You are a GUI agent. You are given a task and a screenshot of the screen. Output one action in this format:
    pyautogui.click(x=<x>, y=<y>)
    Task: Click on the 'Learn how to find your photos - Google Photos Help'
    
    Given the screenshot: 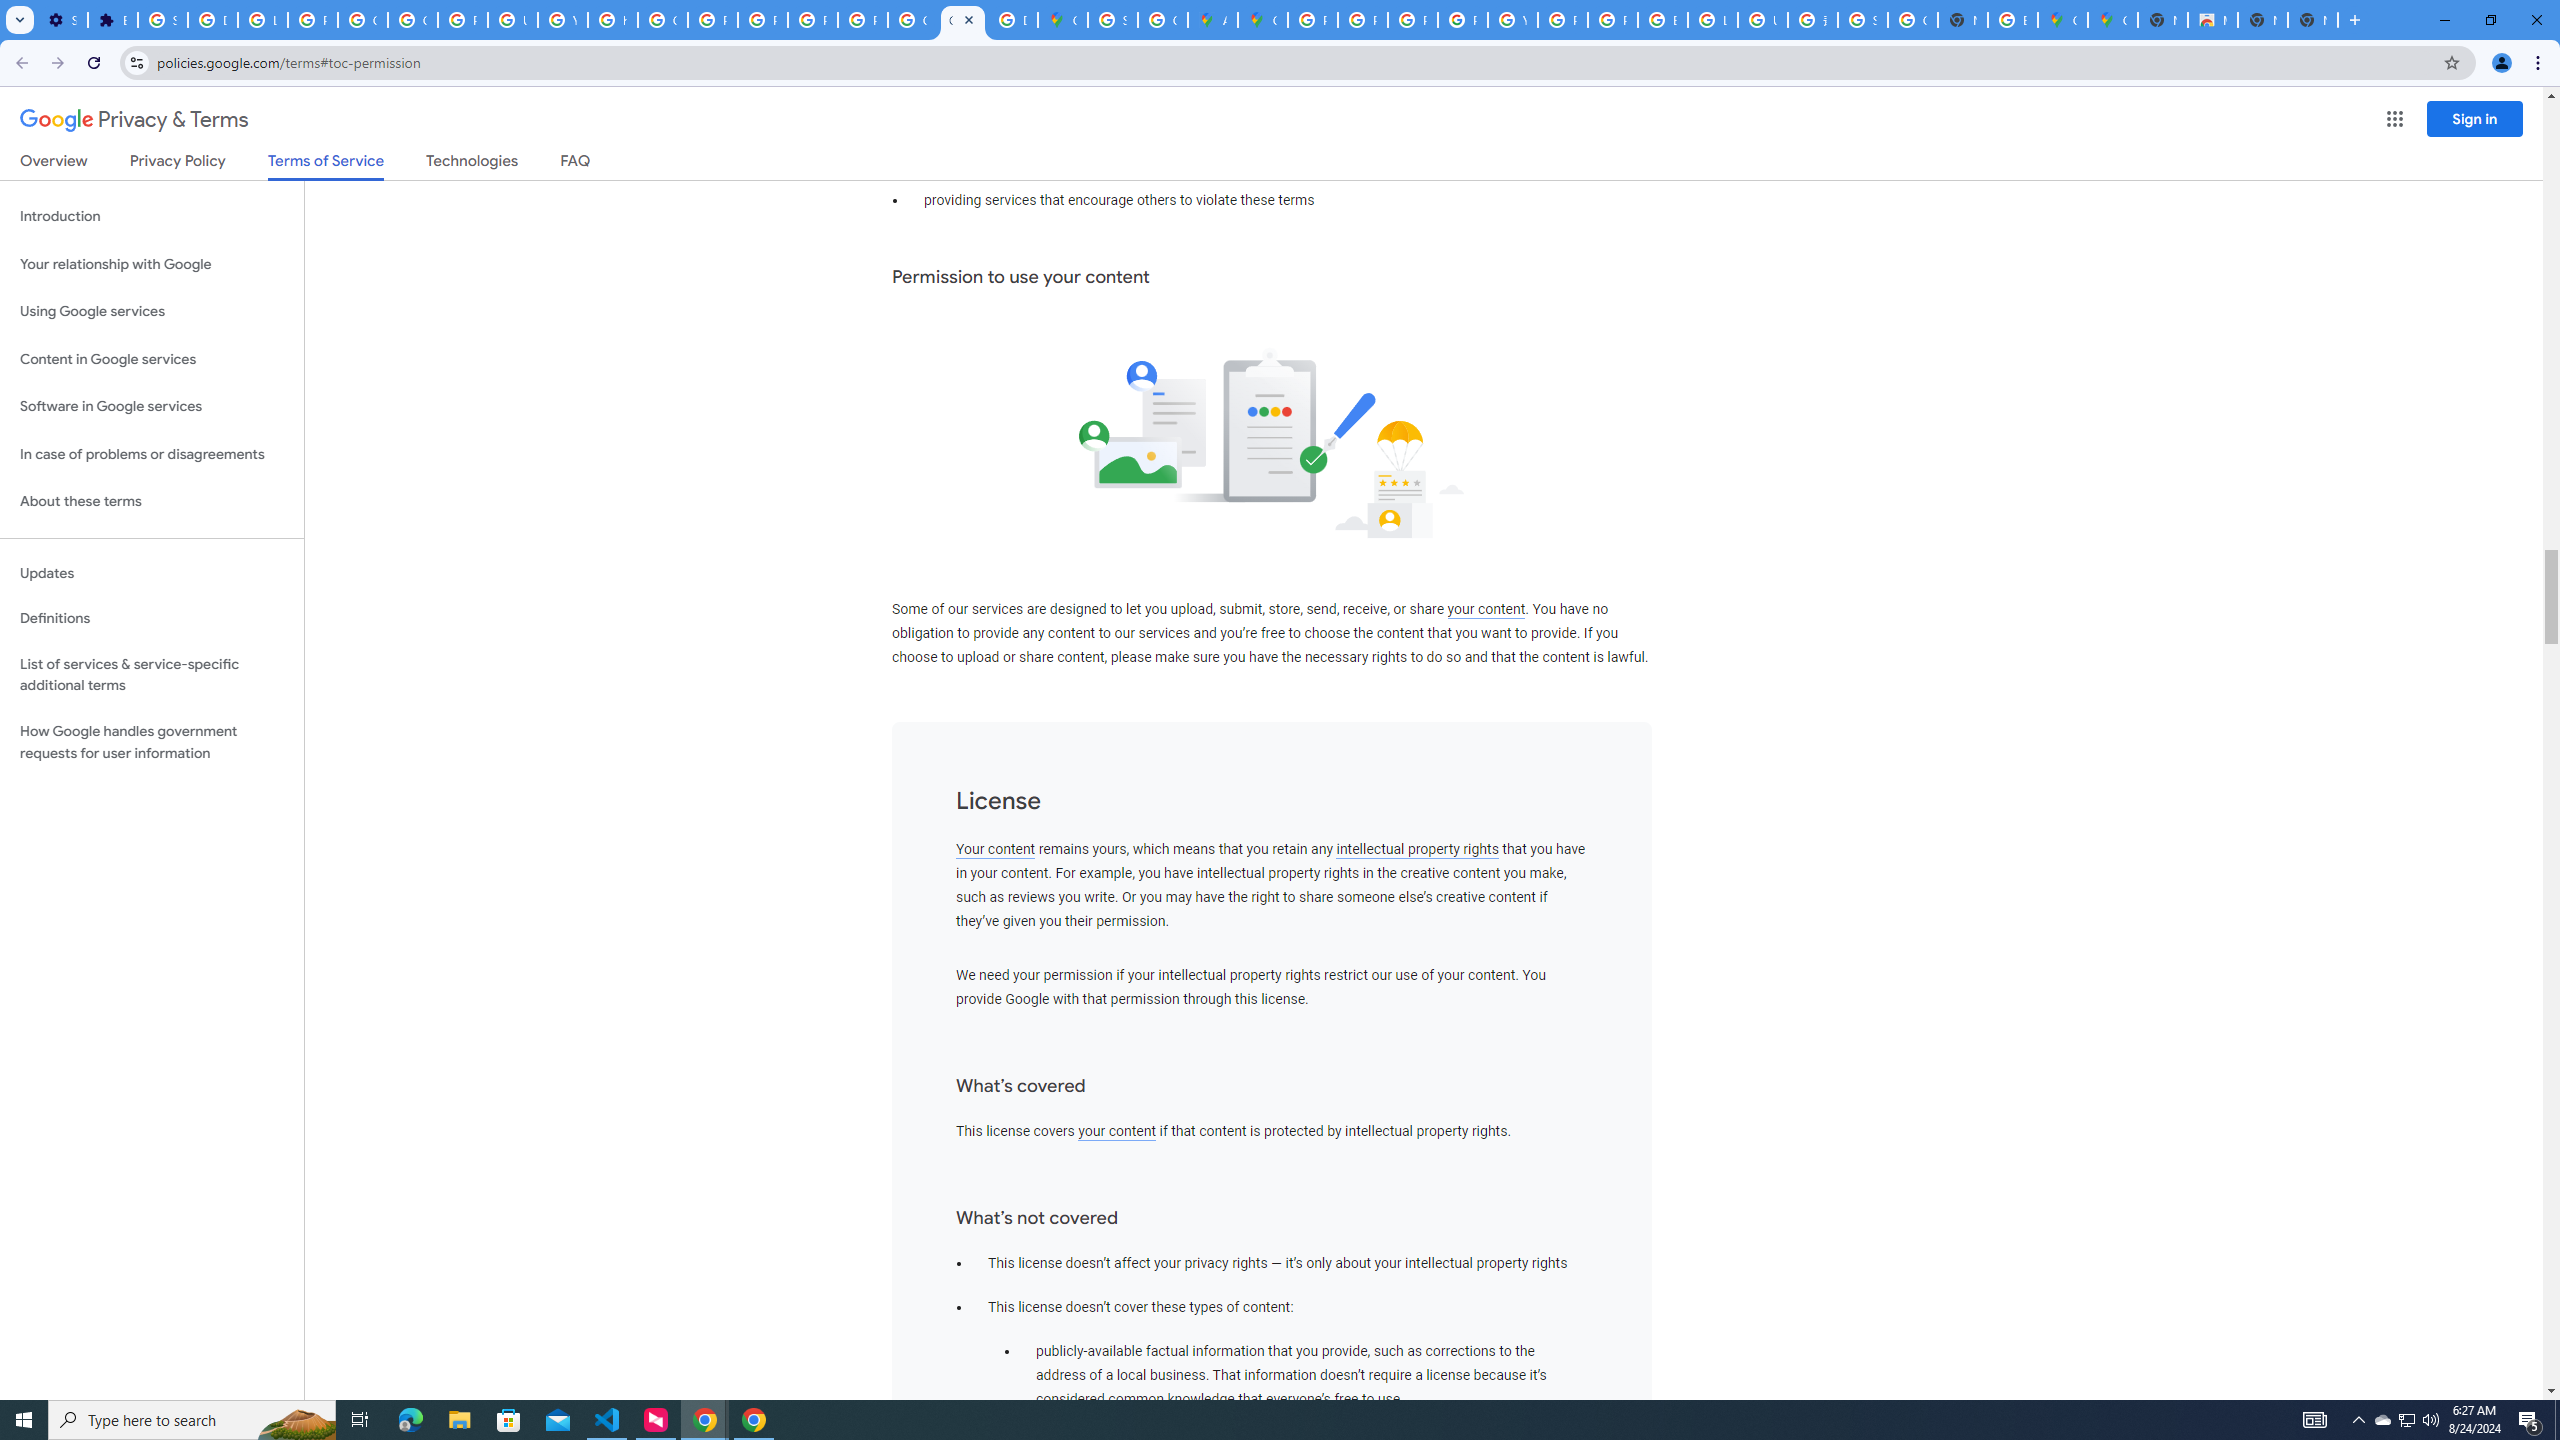 What is the action you would take?
    pyautogui.click(x=261, y=19)
    